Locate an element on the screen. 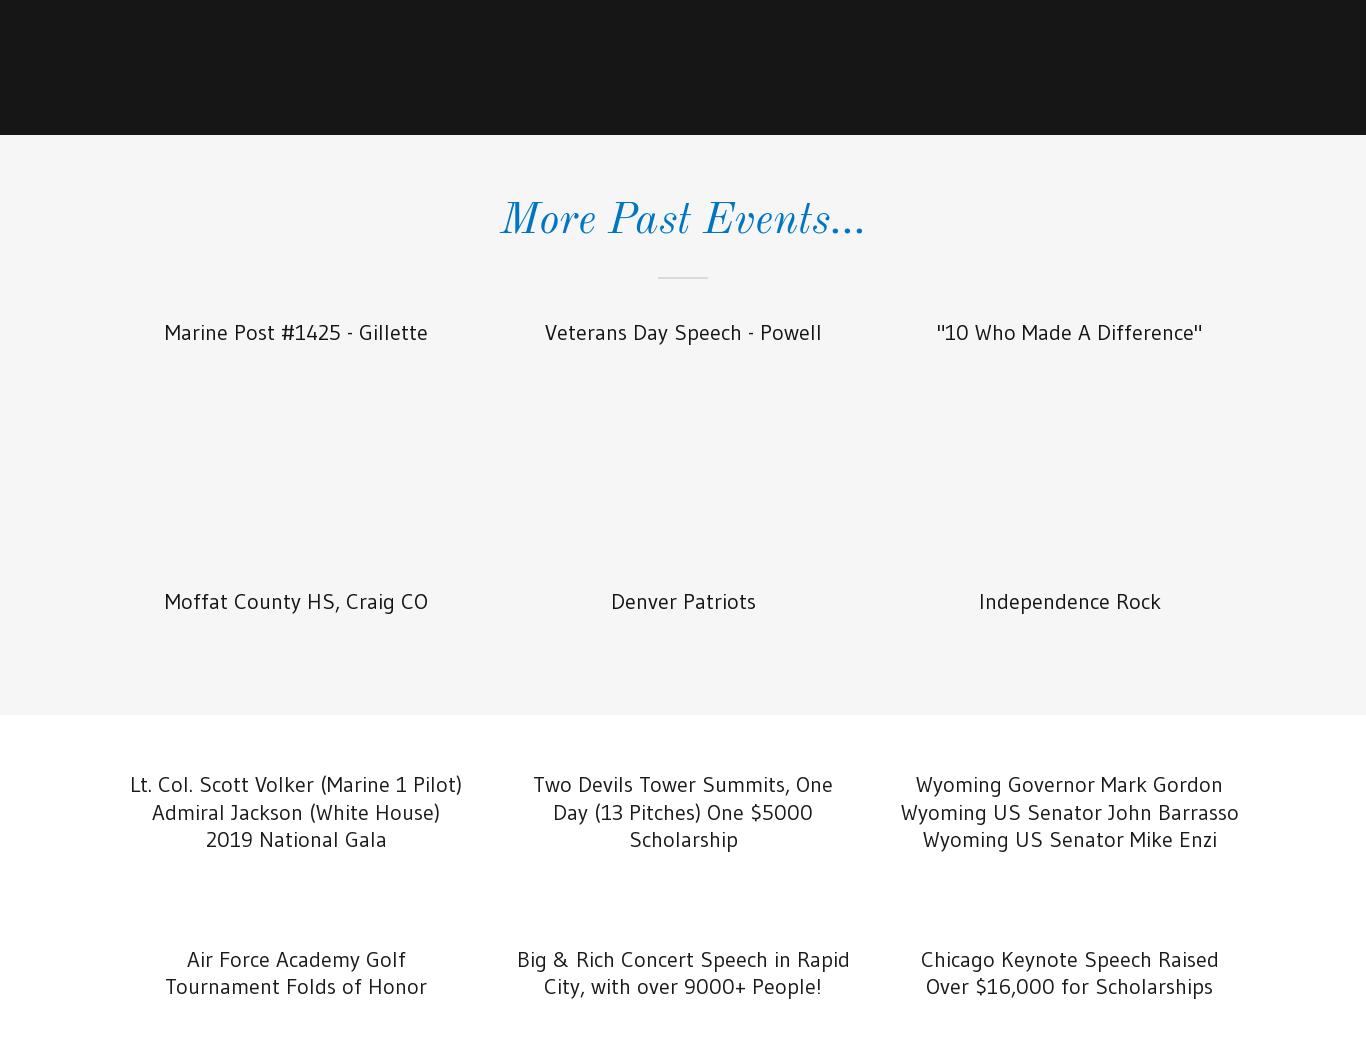 This screenshot has width=1366, height=1061. 'Air Force Academy Golf Tournament Folds of Honor' is located at coordinates (296, 971).